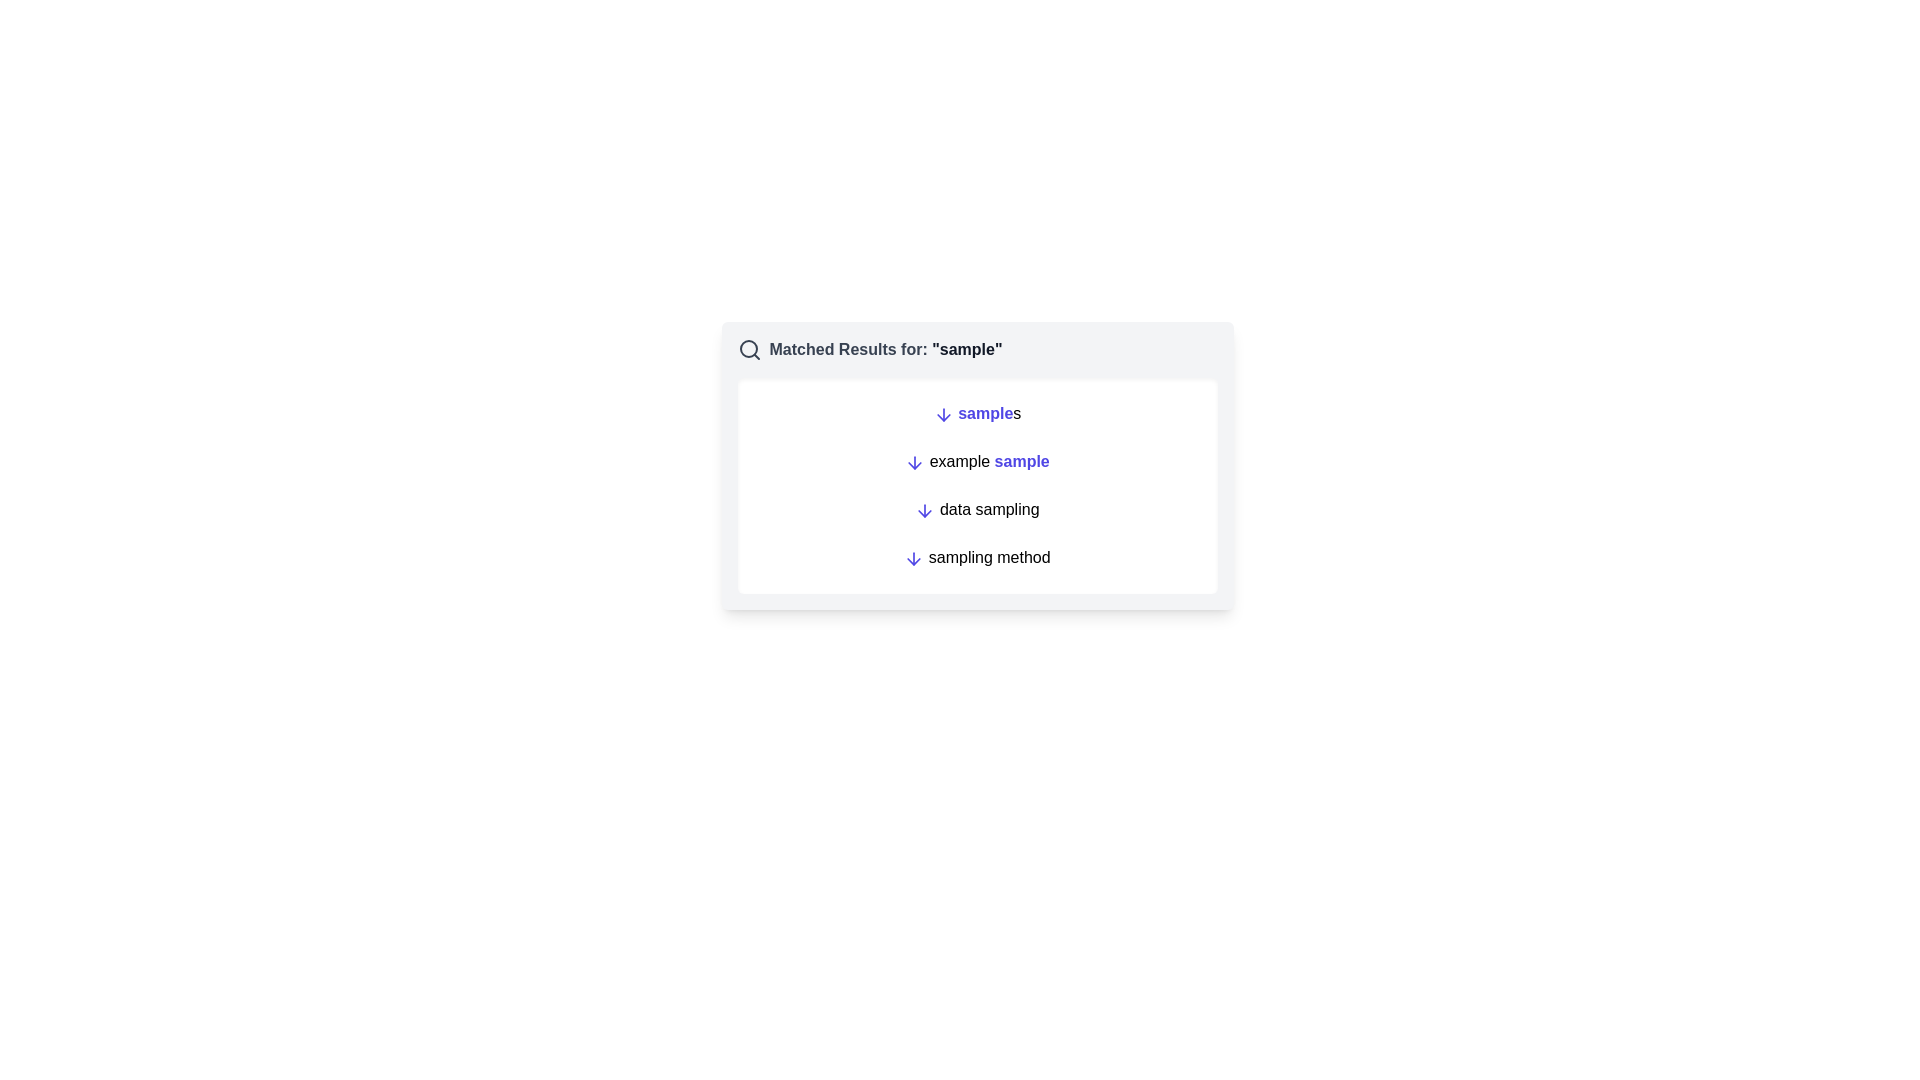 This screenshot has width=1920, height=1080. I want to click on the third button in the menu list to activate the hover effect, which is located between the 'example sample' option and the 'sampling method' entry, so click(977, 508).